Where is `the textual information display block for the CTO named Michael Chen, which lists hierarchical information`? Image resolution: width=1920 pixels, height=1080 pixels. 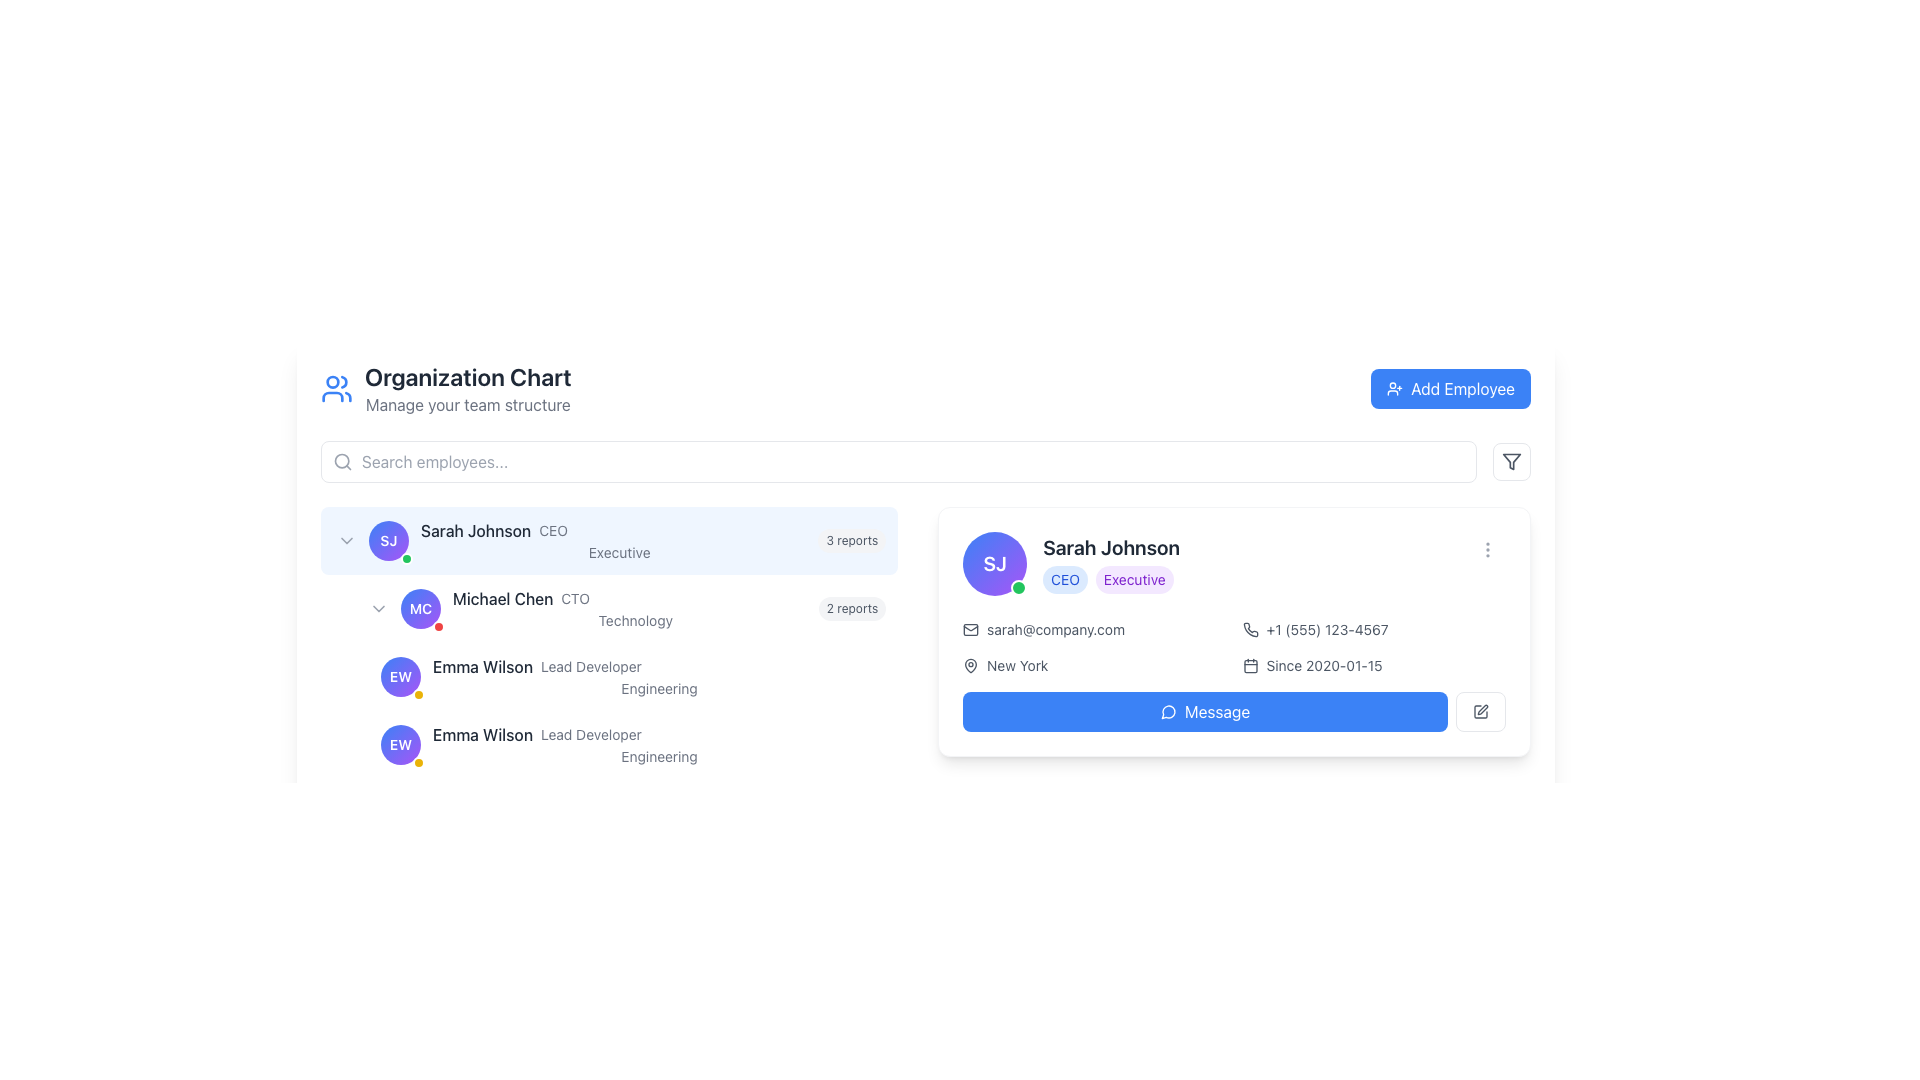
the textual information display block for the CTO named Michael Chen, which lists hierarchical information is located at coordinates (616, 643).